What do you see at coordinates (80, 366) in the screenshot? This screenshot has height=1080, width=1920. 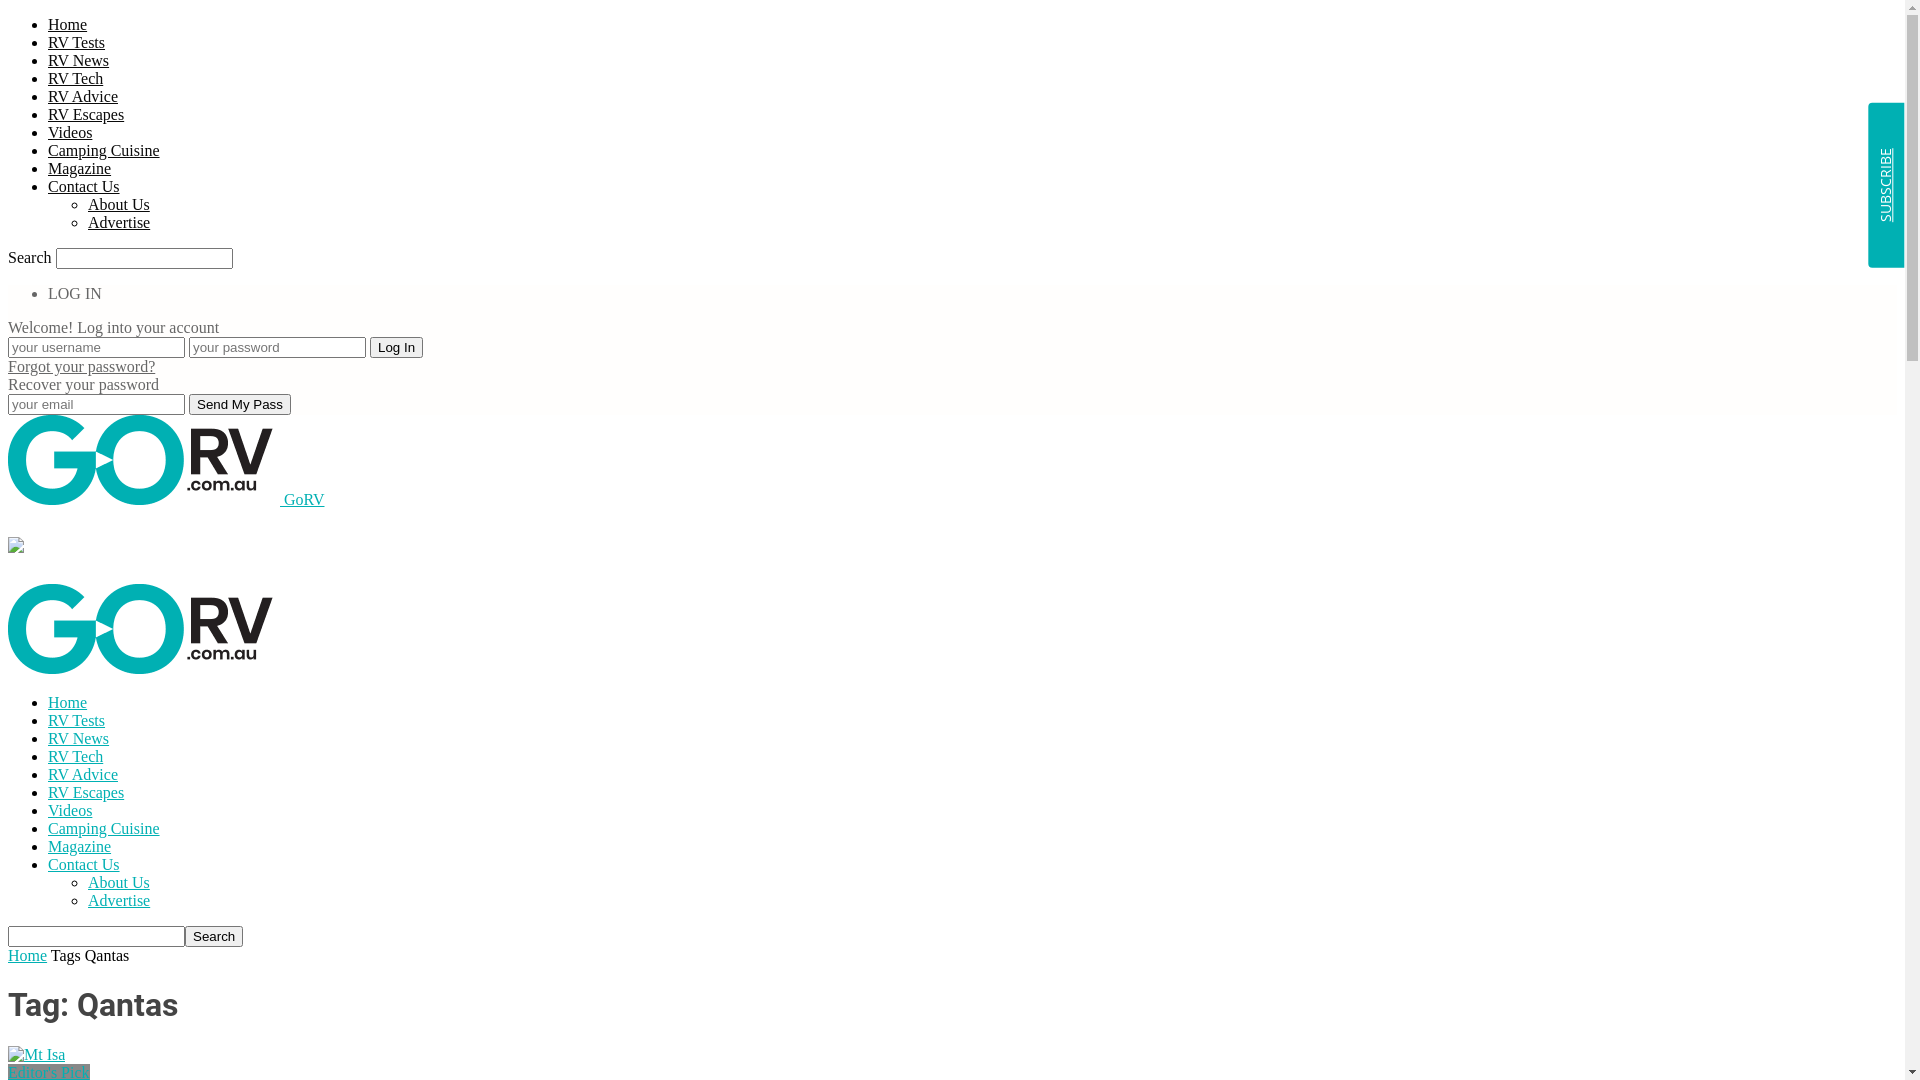 I see `'Forgot your password?'` at bounding box center [80, 366].